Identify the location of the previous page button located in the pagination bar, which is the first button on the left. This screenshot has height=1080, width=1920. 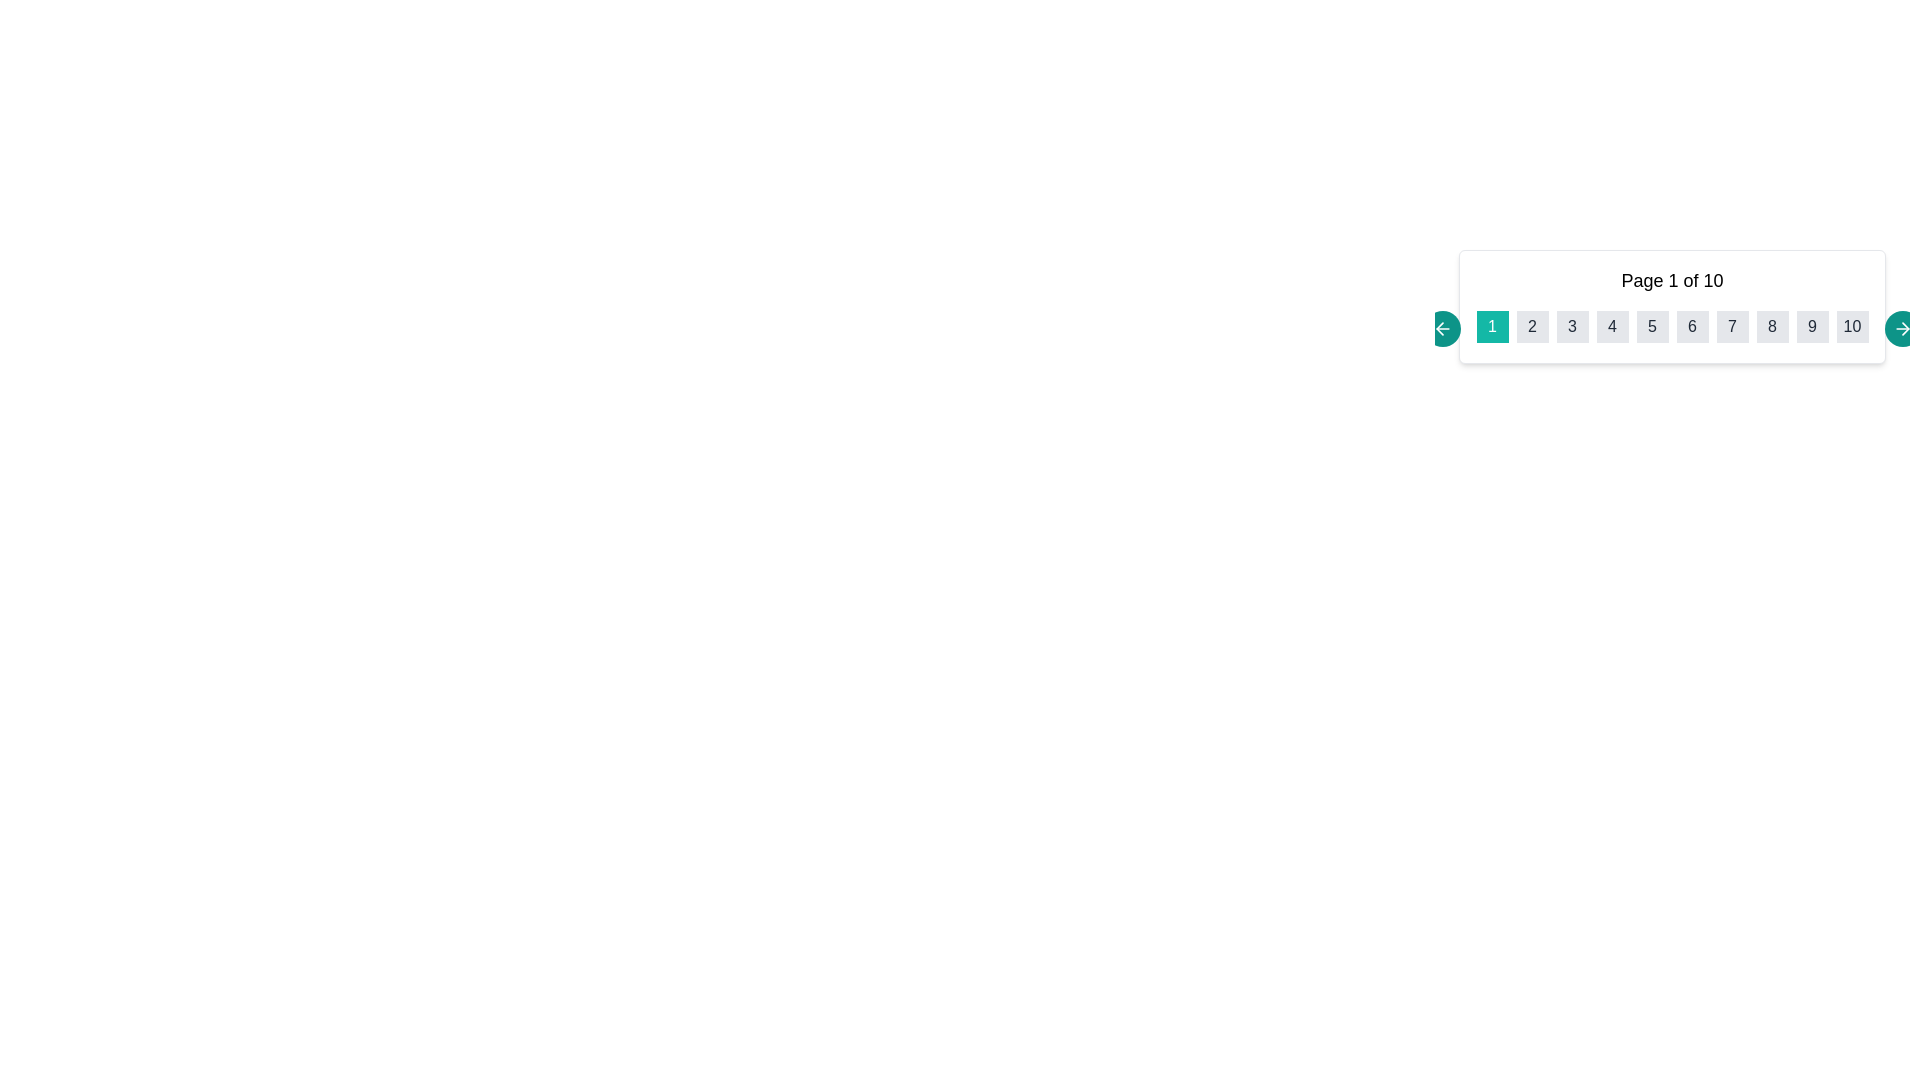
(1442, 327).